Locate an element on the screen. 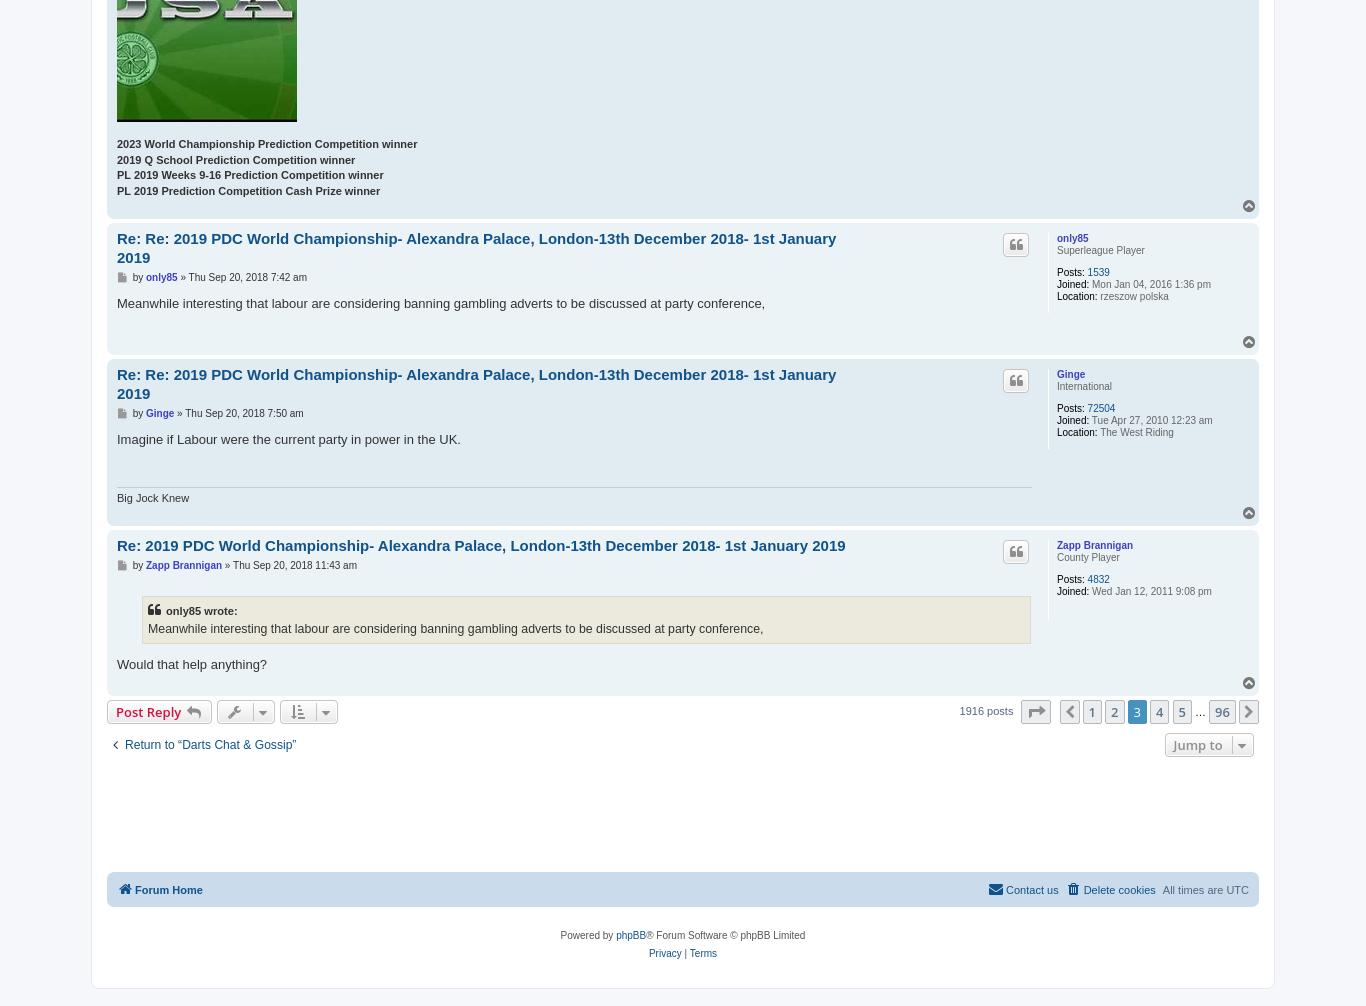  'Terms' is located at coordinates (689, 952).